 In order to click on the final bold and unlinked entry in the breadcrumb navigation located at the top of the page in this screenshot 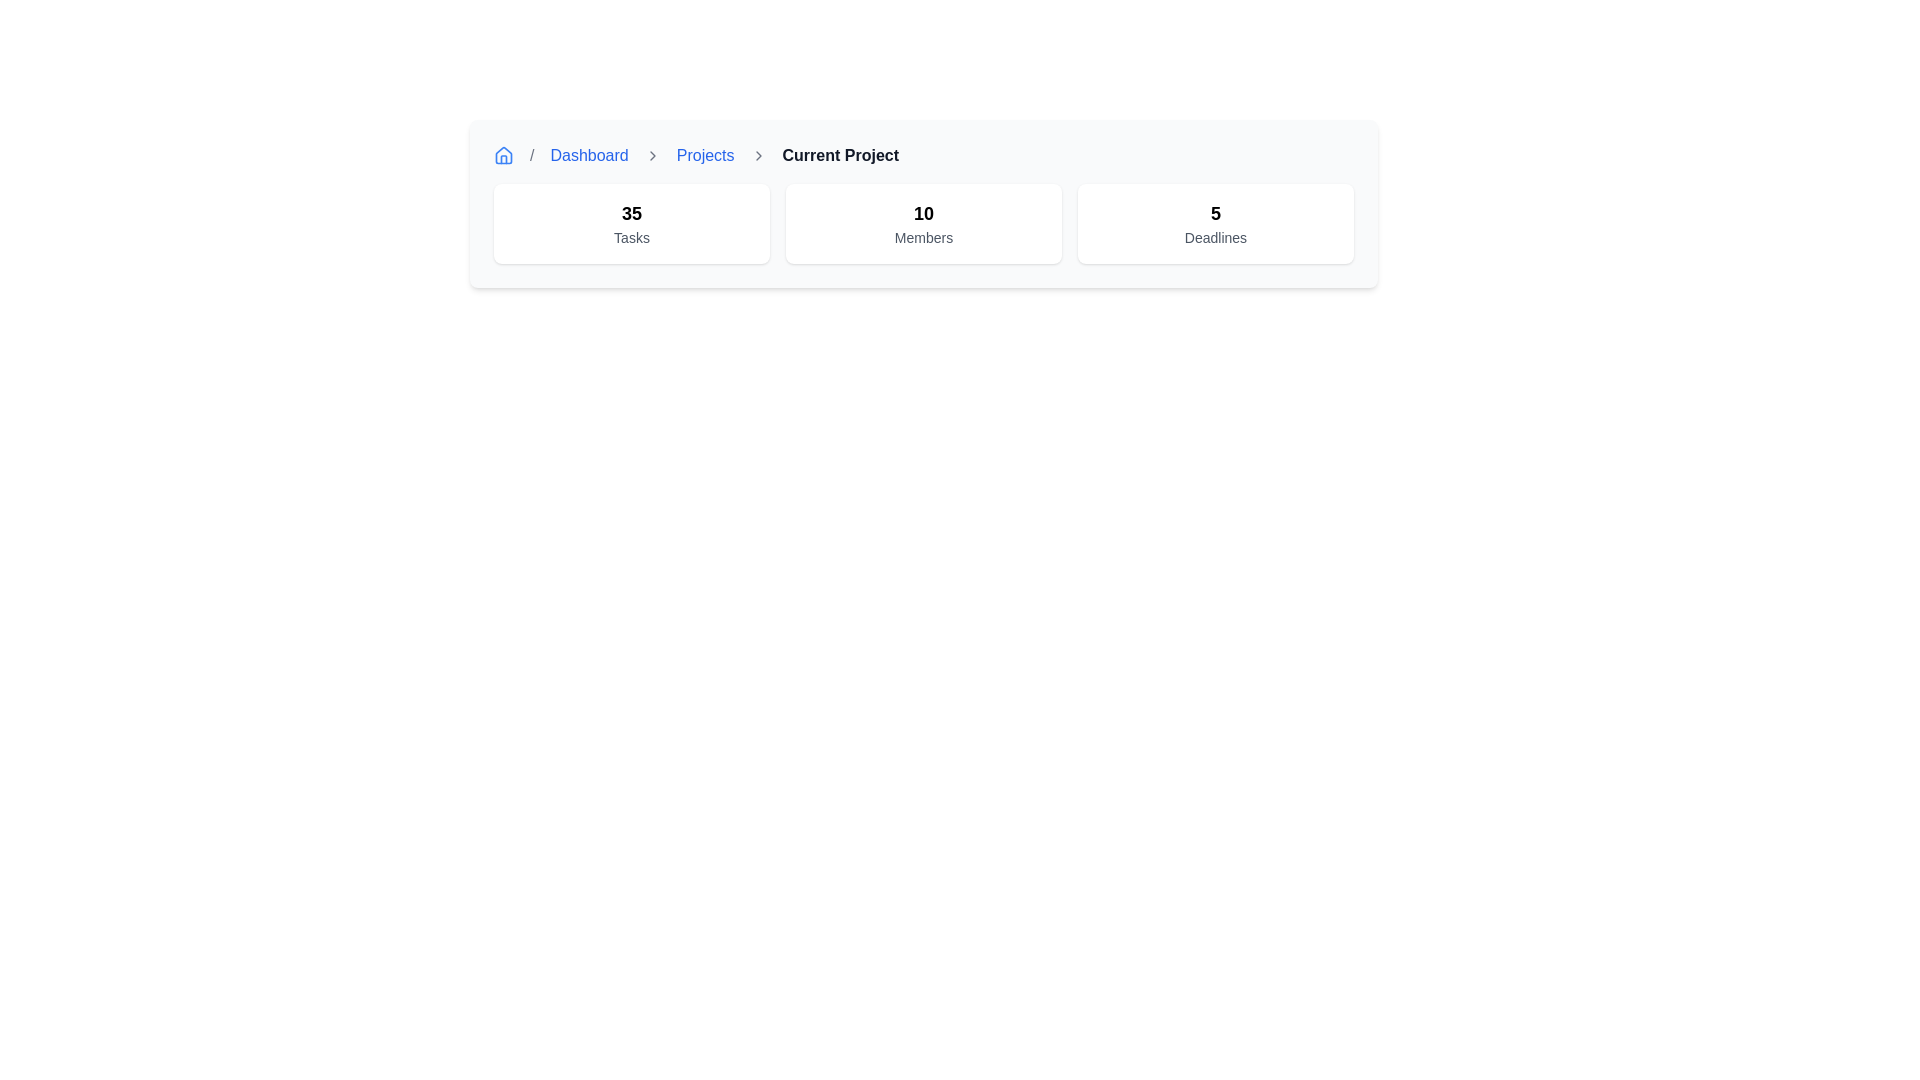, I will do `click(840, 154)`.